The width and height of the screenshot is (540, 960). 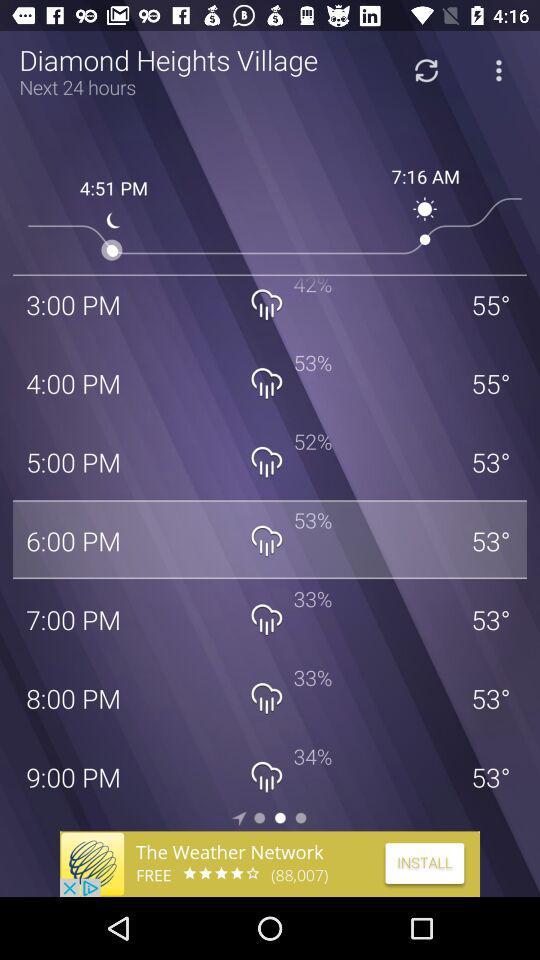 What do you see at coordinates (497, 70) in the screenshot?
I see `open option panel` at bounding box center [497, 70].